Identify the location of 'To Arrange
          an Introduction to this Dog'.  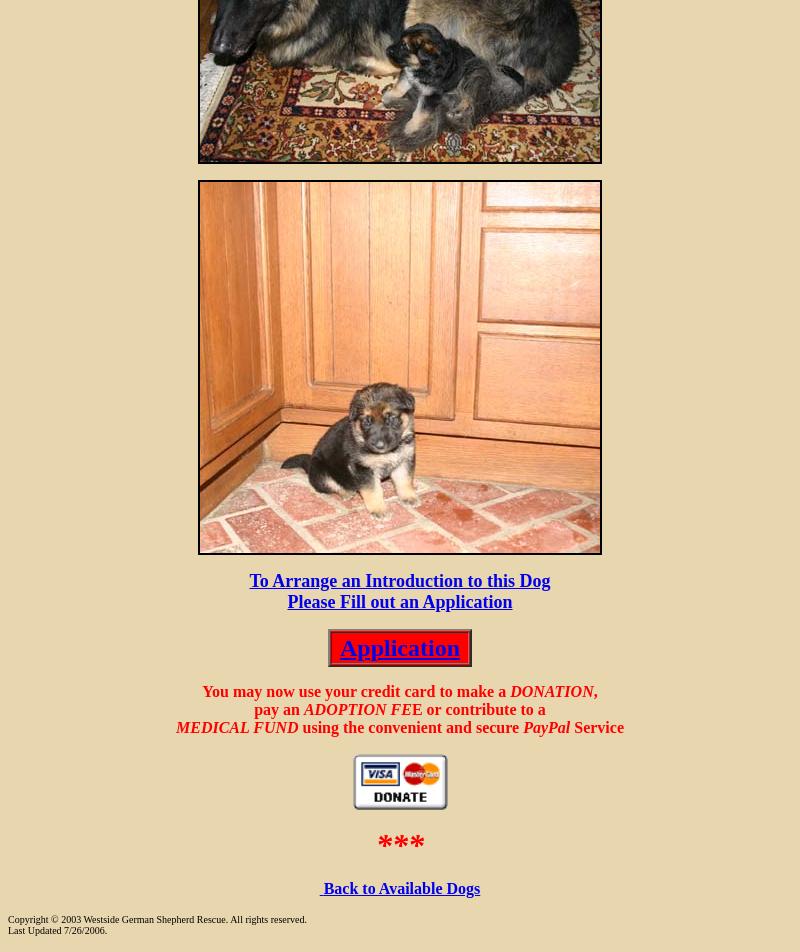
(398, 581).